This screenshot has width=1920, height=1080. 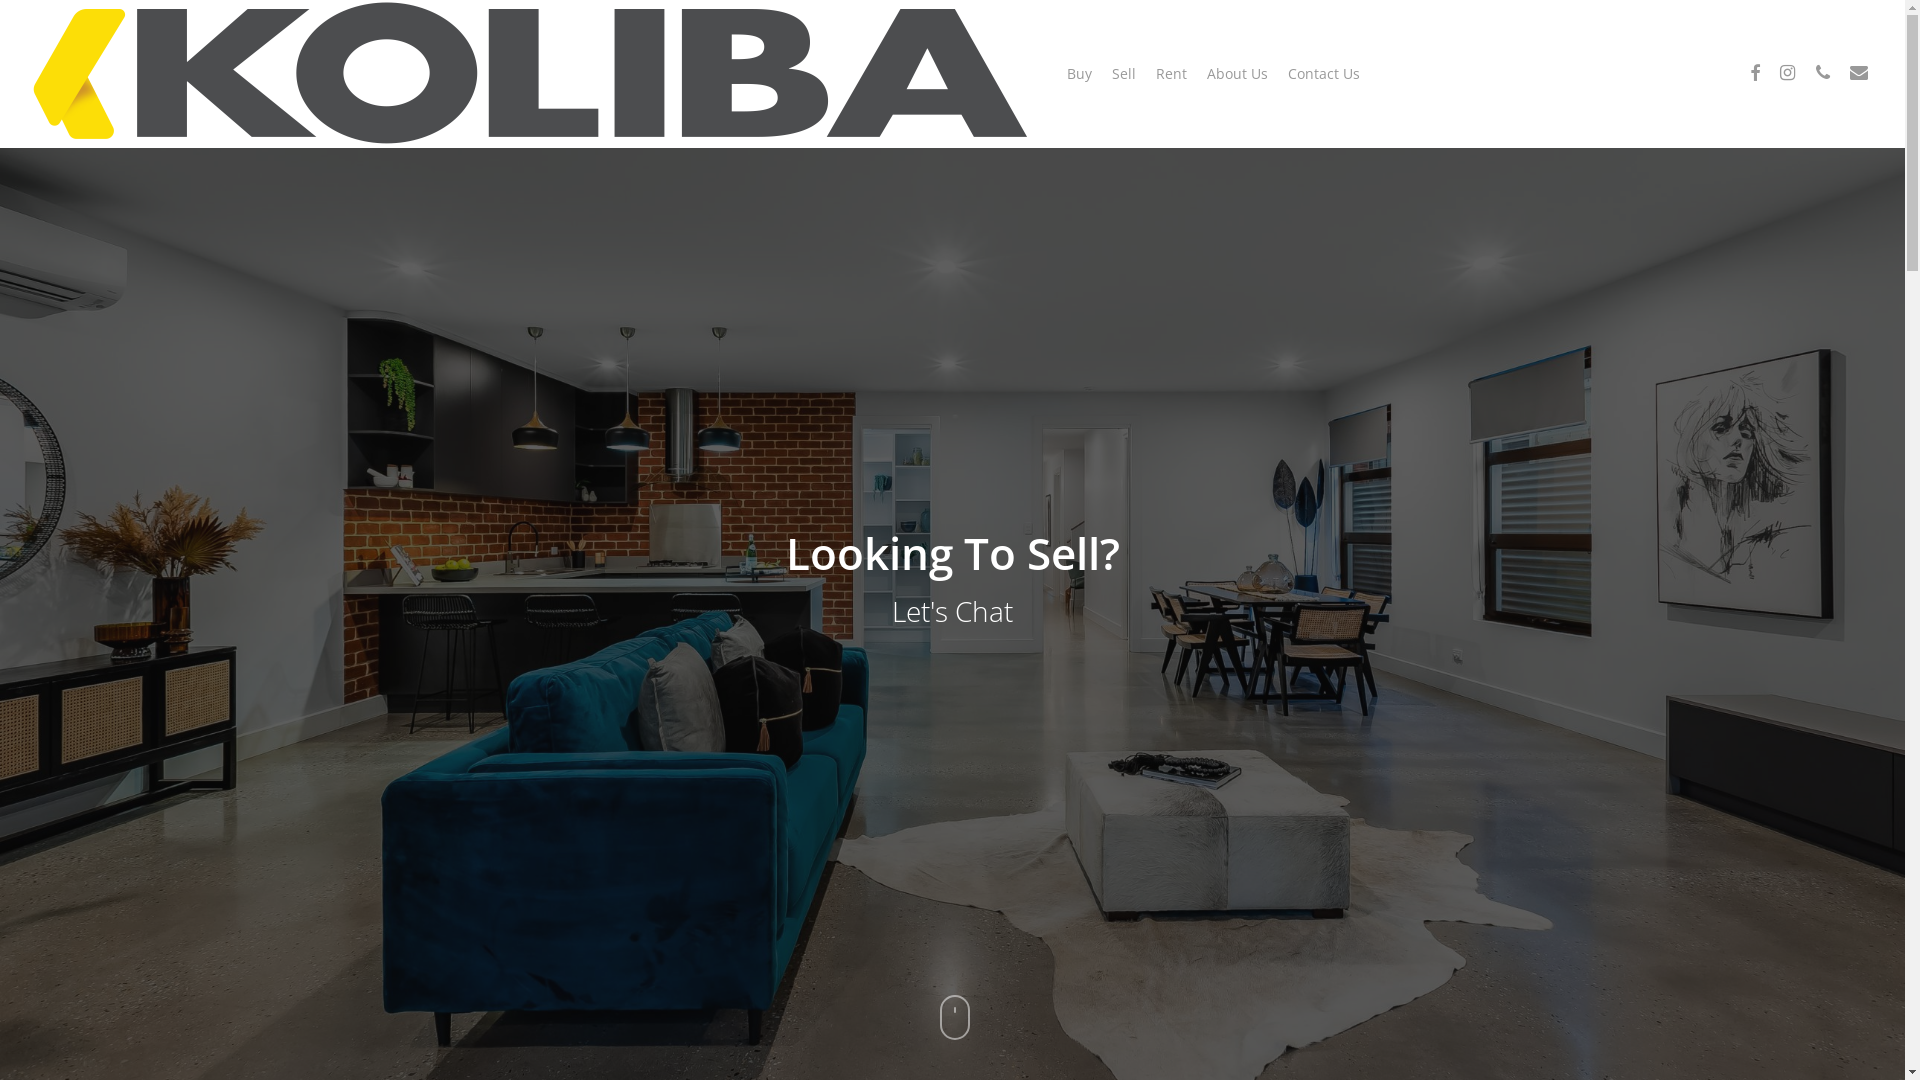 I want to click on 'instagram', so click(x=1786, y=72).